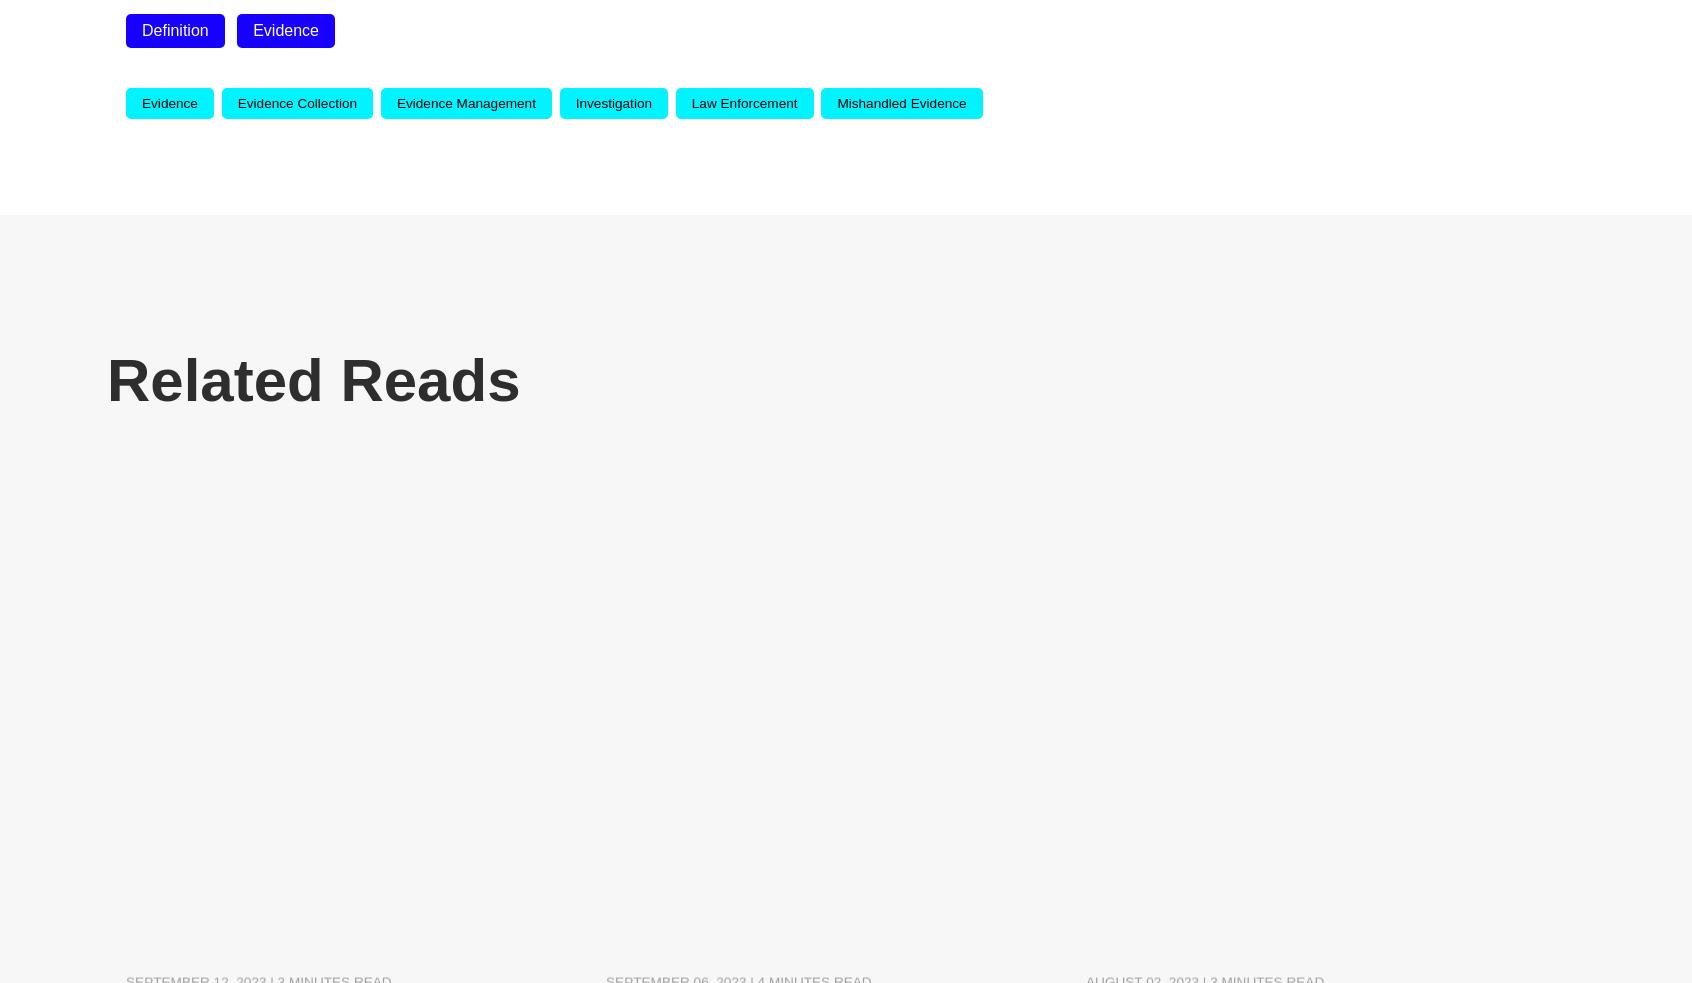 The height and width of the screenshot is (983, 1692). I want to click on 'Join The CaseGuard Team at IAI’s International Forensic Educational Conference', so click(1281, 869).